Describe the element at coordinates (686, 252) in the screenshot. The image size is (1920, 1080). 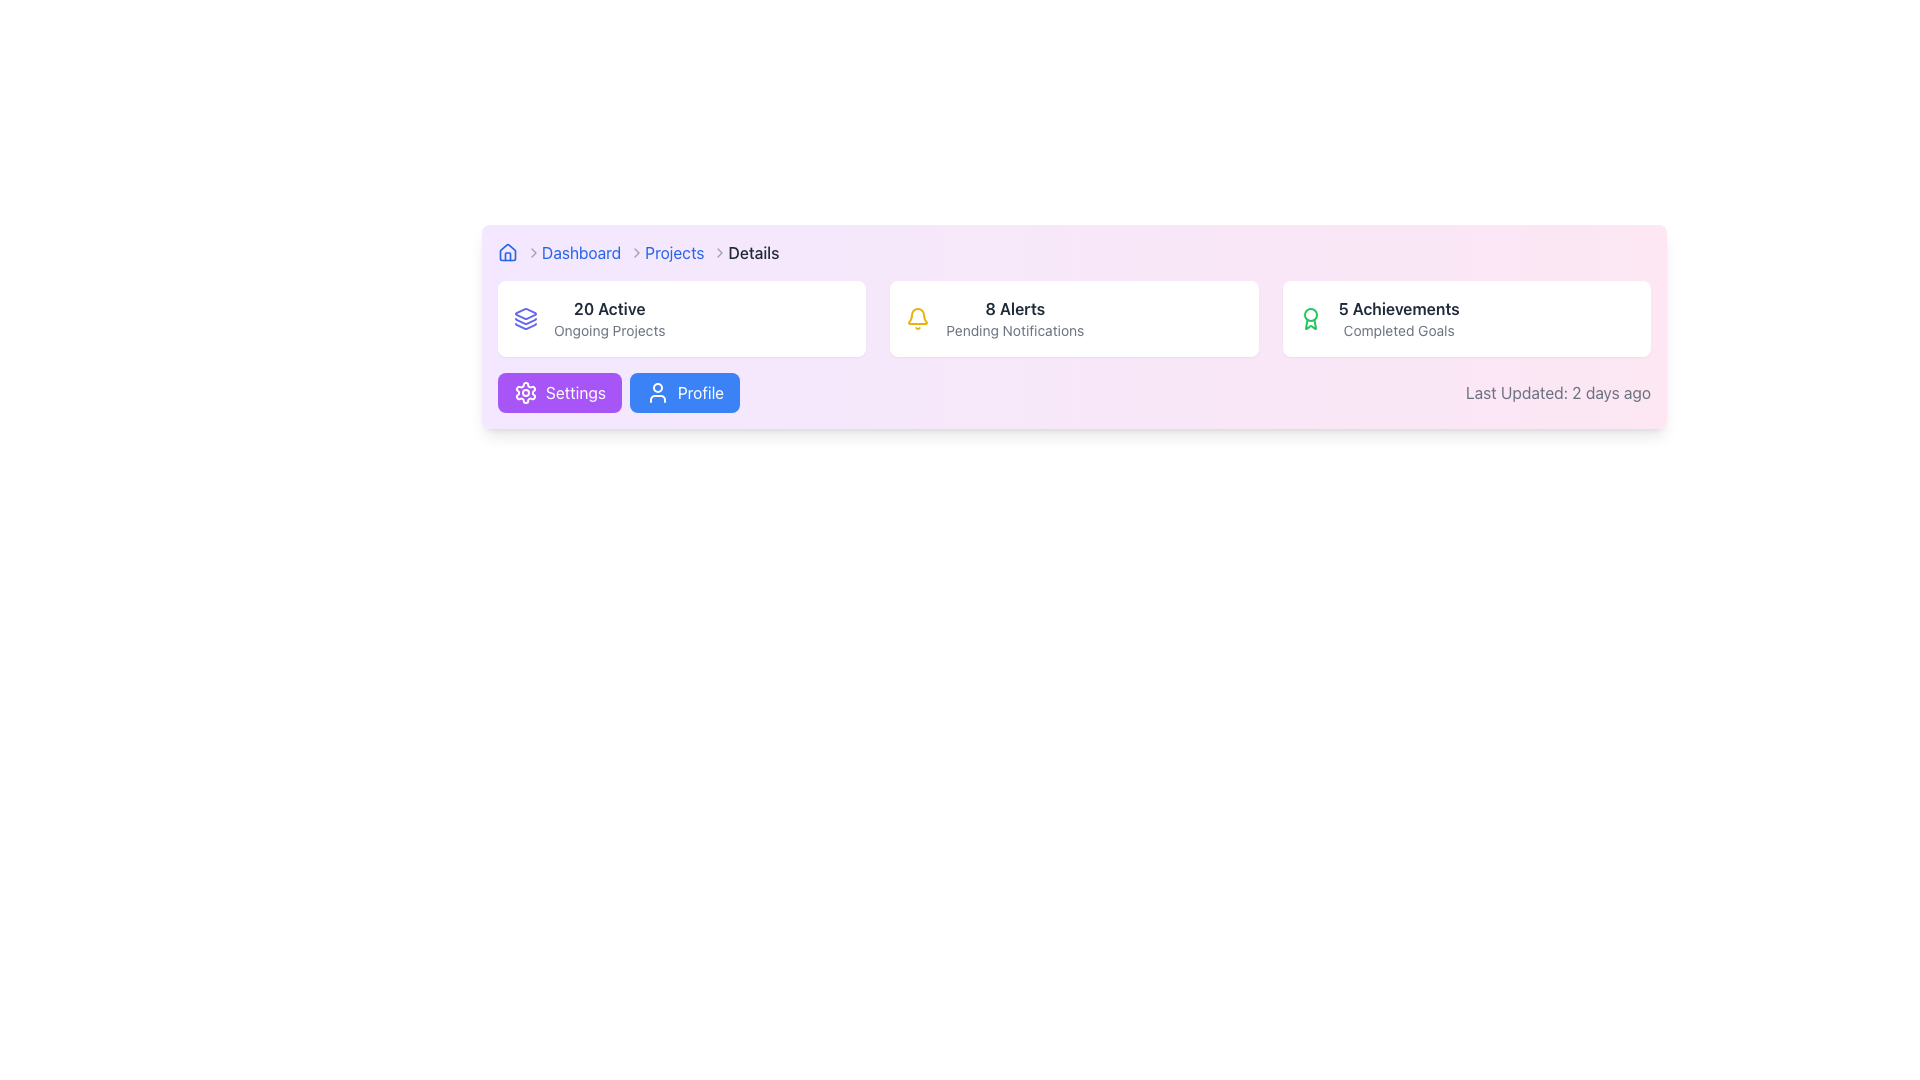
I see `the 'Projects' breadcrumb link, which is styled in blue with an underline on hover and located between 'Dashboard' and 'Details' in the breadcrumb navigation bar` at that location.